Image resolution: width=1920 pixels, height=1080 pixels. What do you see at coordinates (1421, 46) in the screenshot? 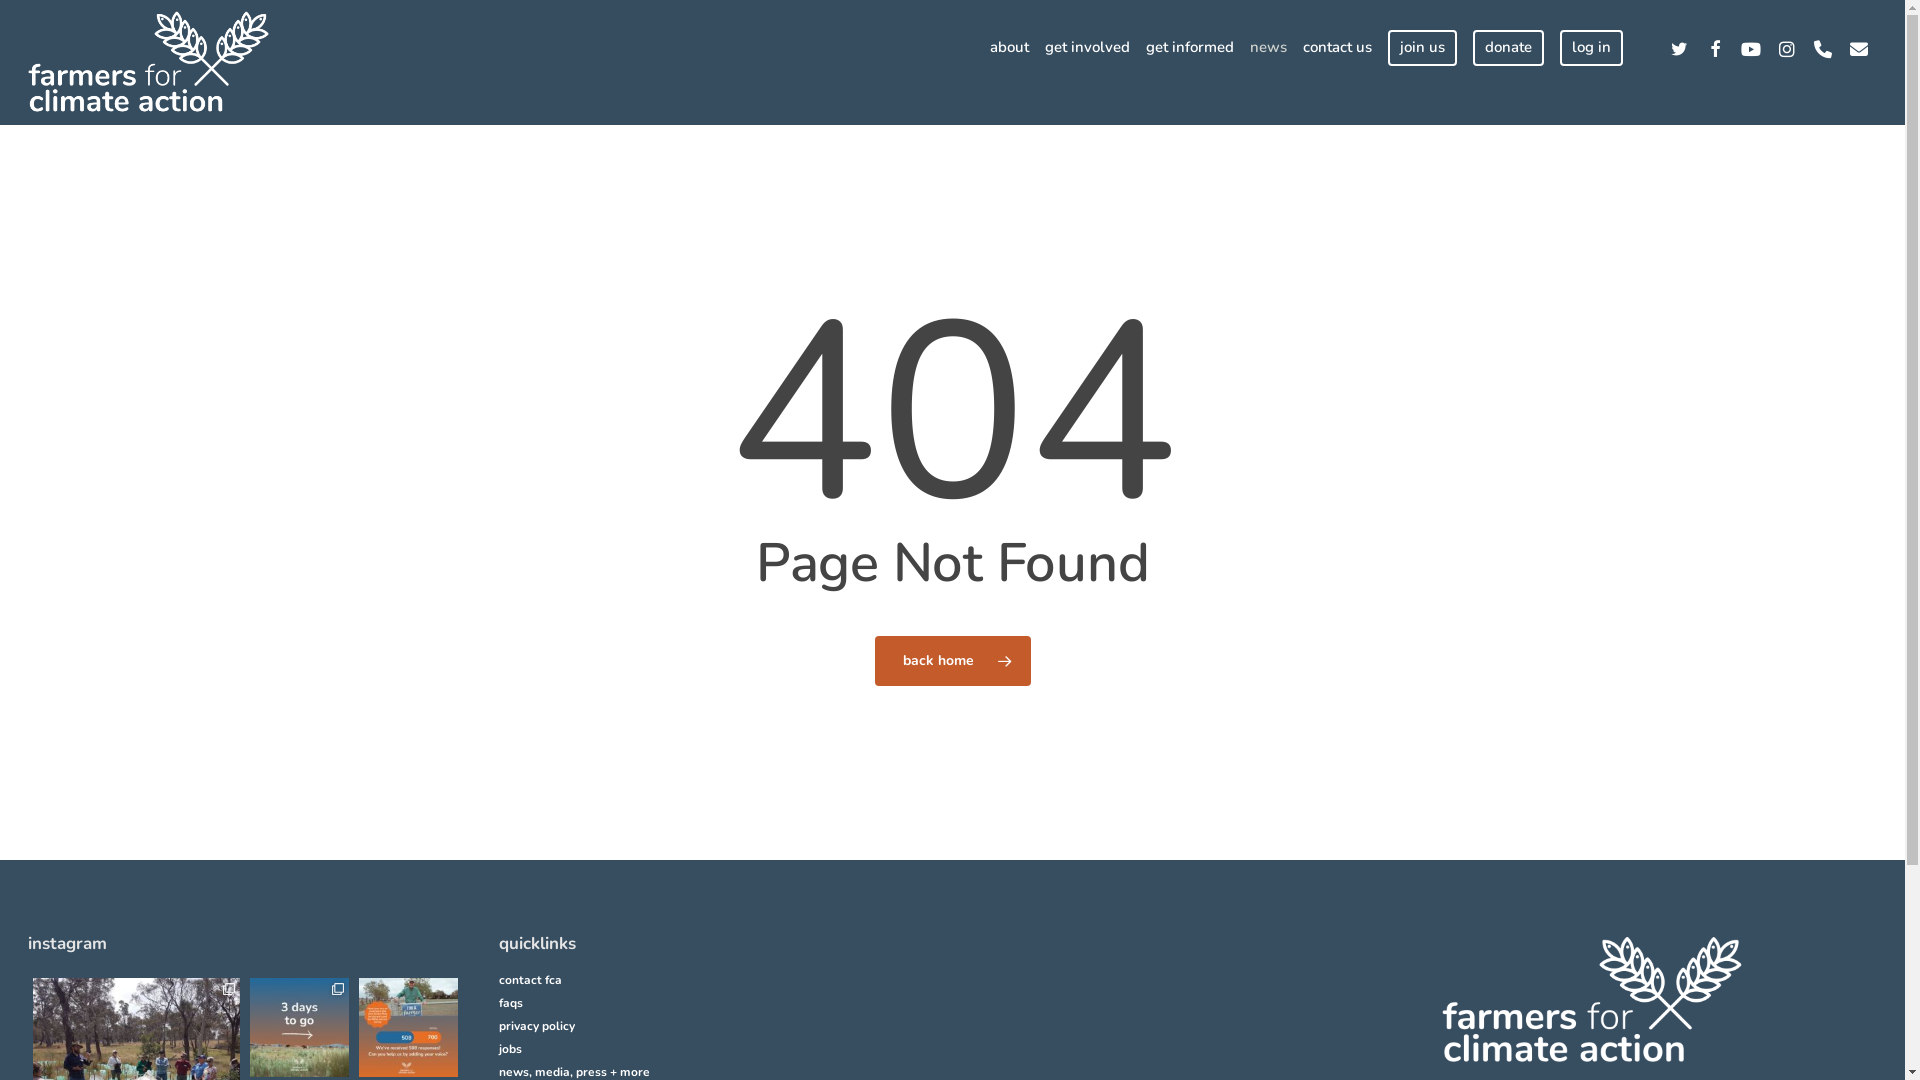
I see `'join us'` at bounding box center [1421, 46].